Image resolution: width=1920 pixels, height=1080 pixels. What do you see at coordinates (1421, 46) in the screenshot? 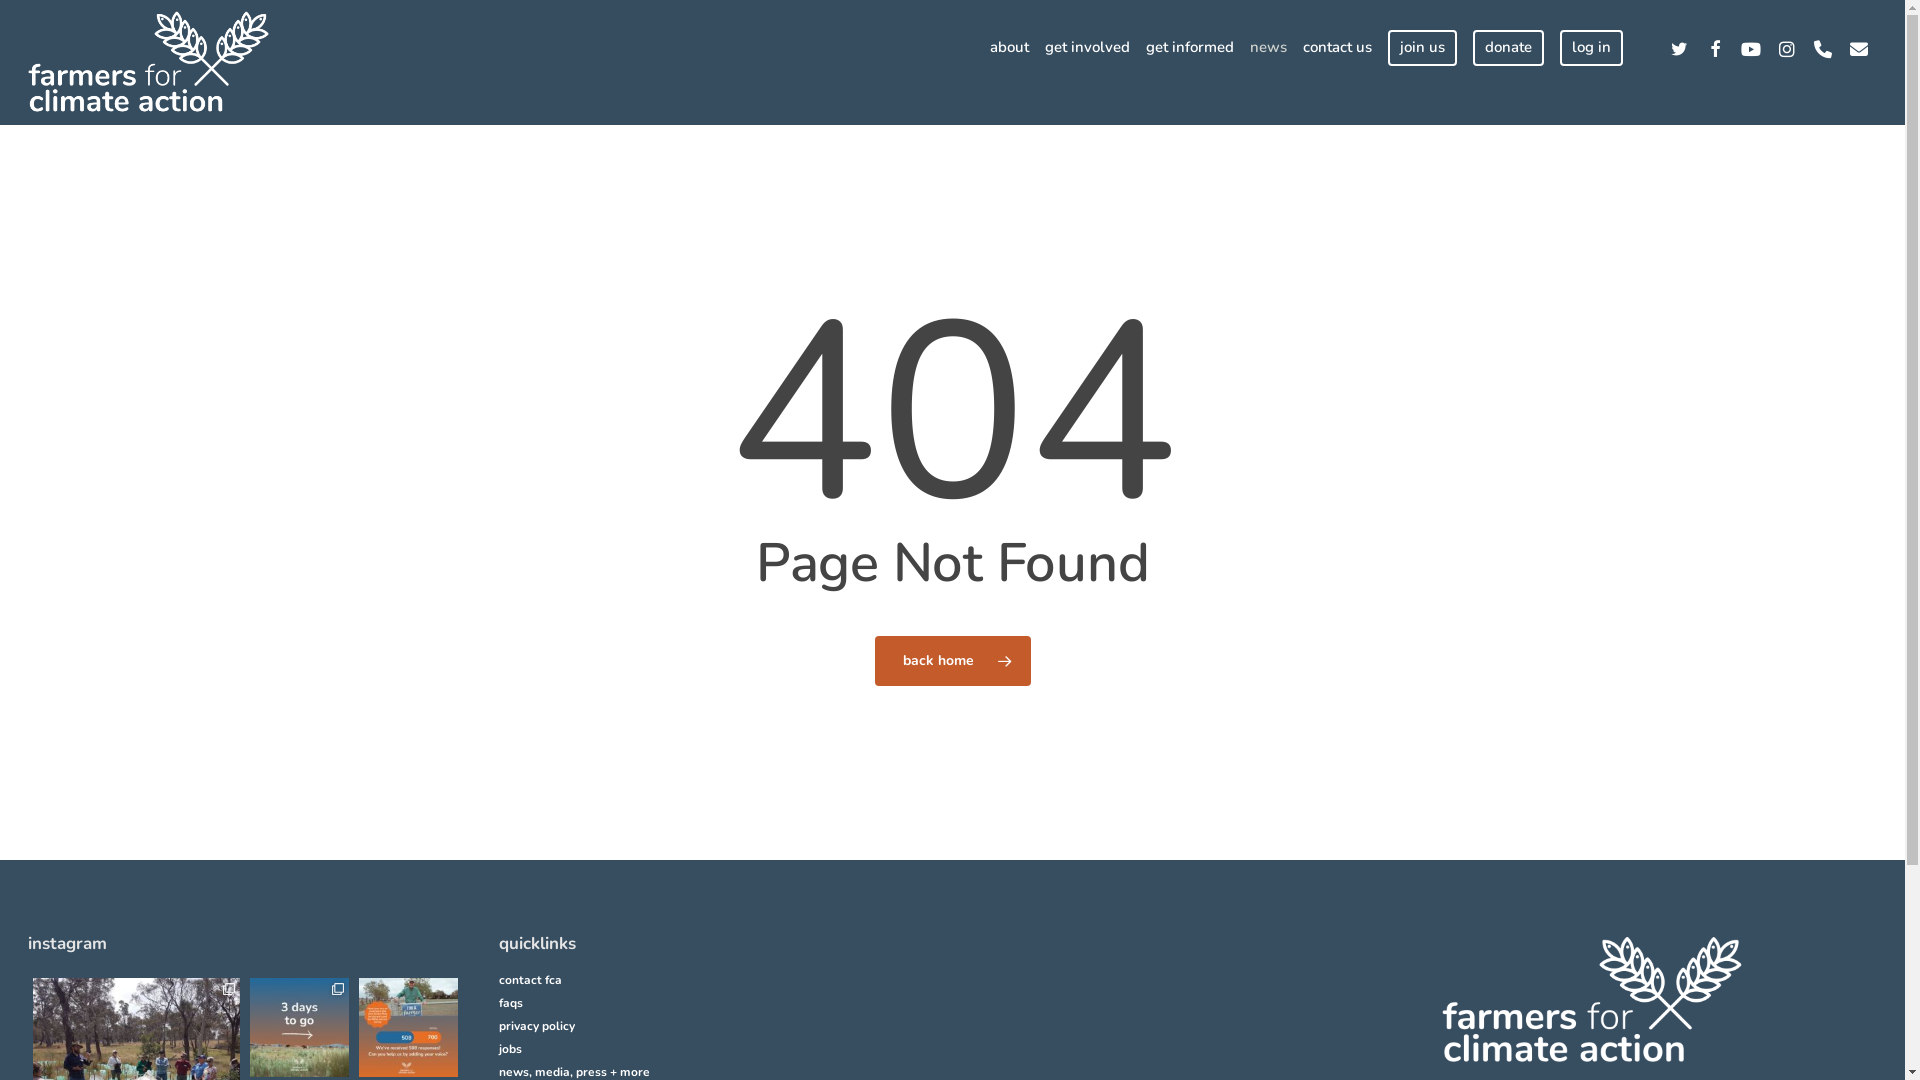
I see `'join us'` at bounding box center [1421, 46].